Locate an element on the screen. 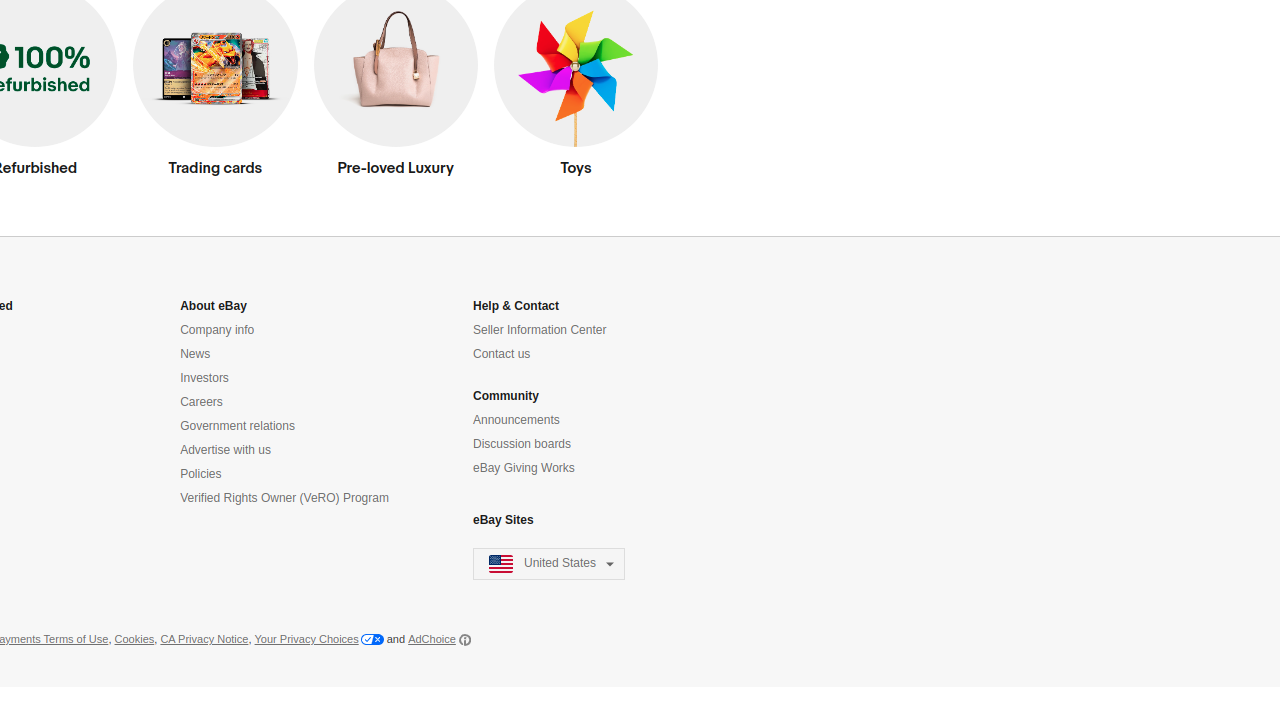  'Discussion boards' is located at coordinates (522, 443).